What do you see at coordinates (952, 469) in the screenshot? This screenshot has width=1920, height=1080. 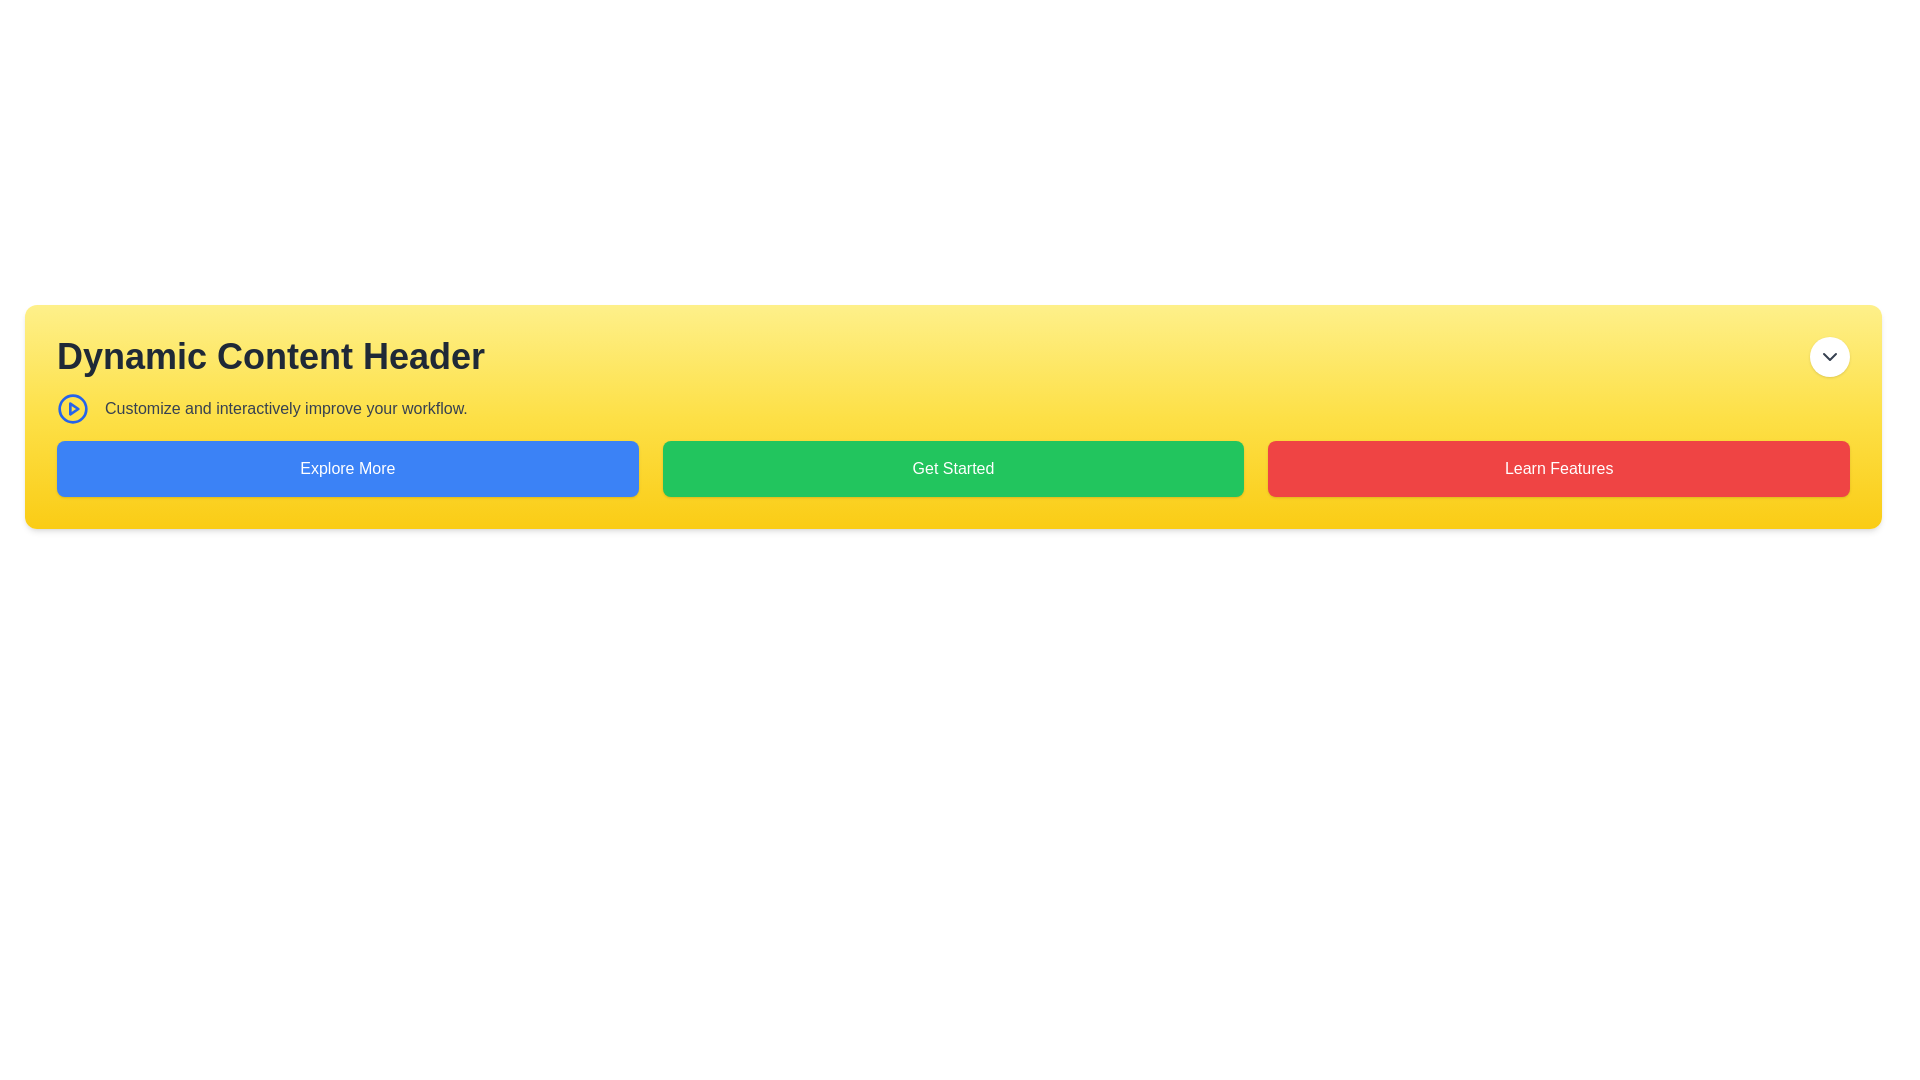 I see `the 'Get Started' button, which is a rectangular button with a green background and white text, centrally located between the 'Explore More' and 'Learn Features' buttons` at bounding box center [952, 469].